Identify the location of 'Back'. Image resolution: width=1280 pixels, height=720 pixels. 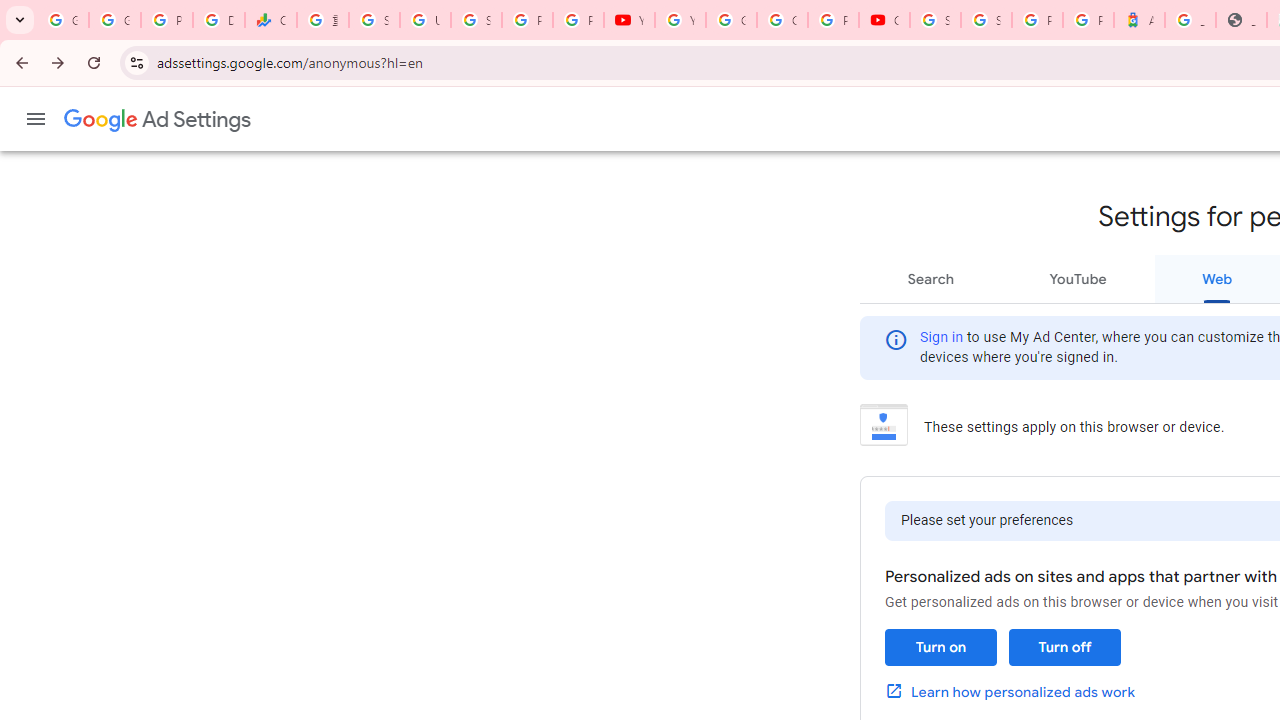
(19, 61).